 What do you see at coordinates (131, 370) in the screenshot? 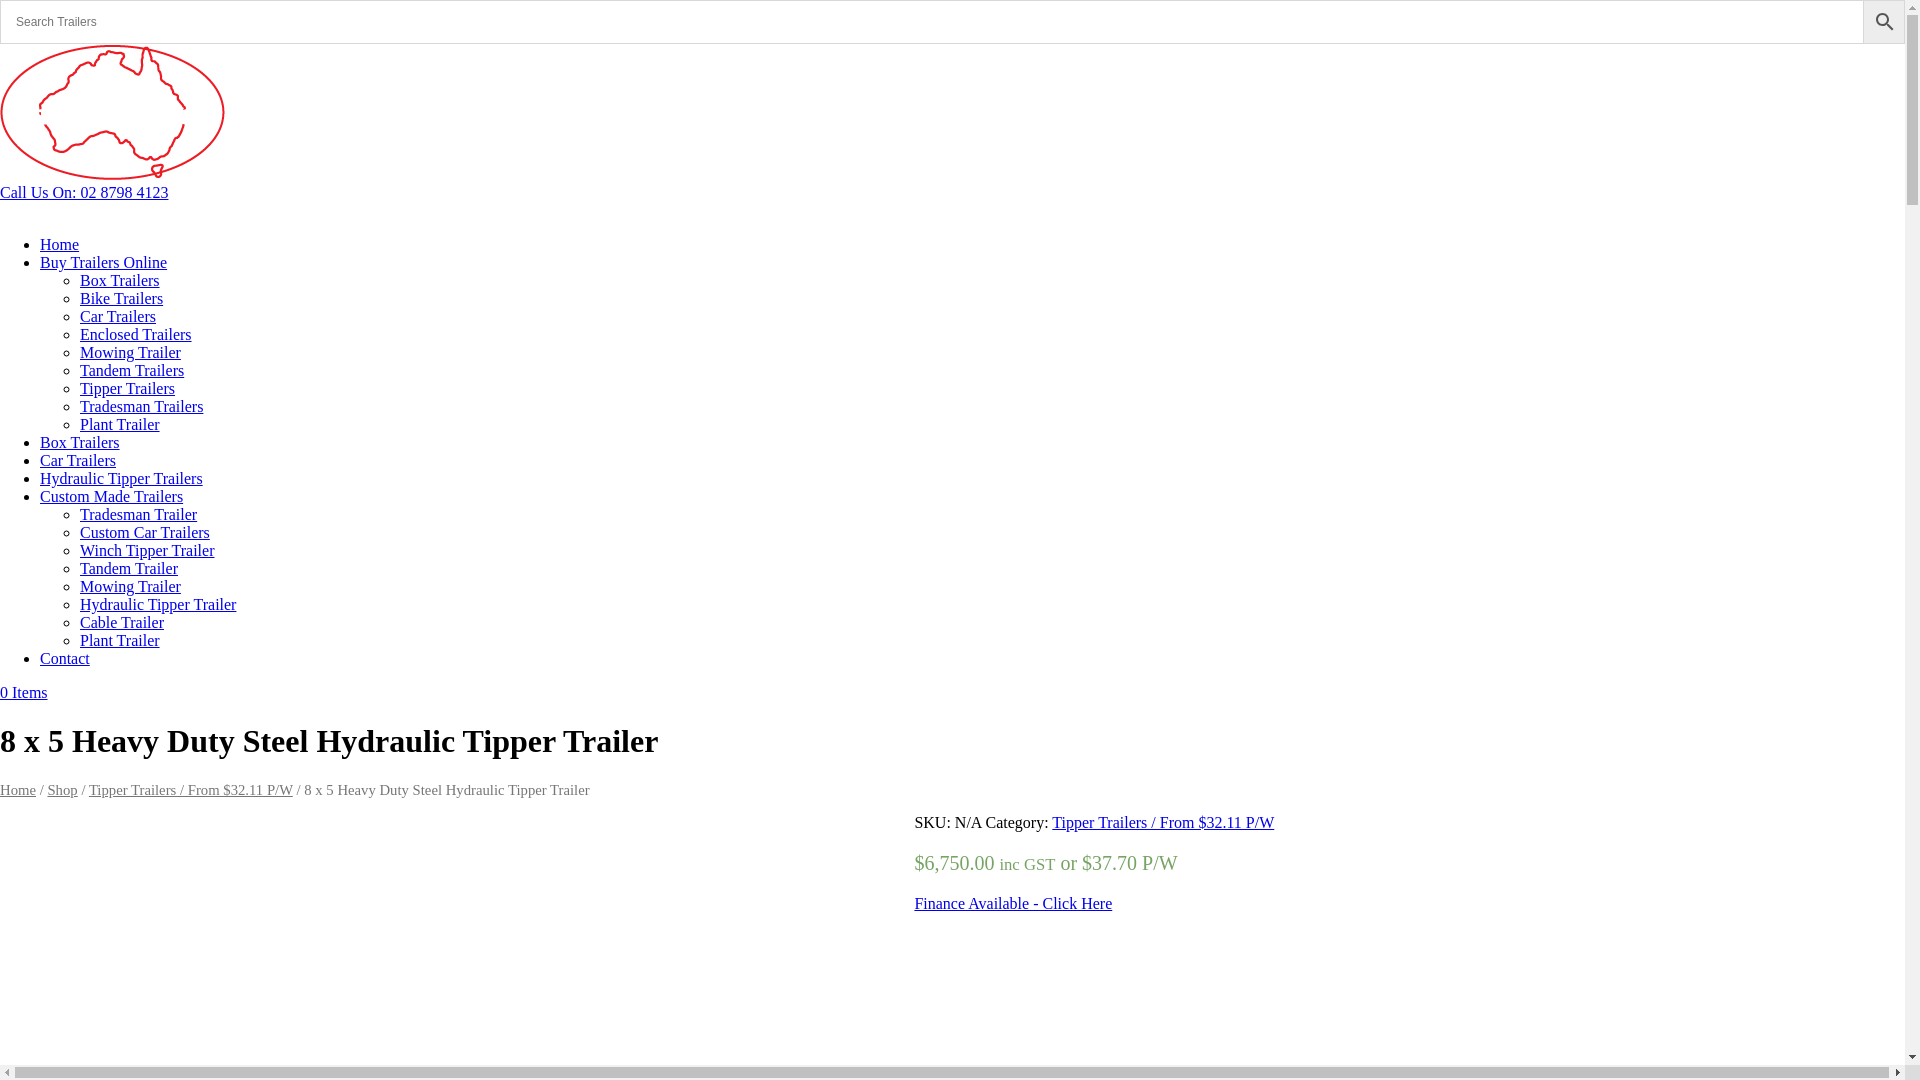
I see `'Tandem Trailers'` at bounding box center [131, 370].